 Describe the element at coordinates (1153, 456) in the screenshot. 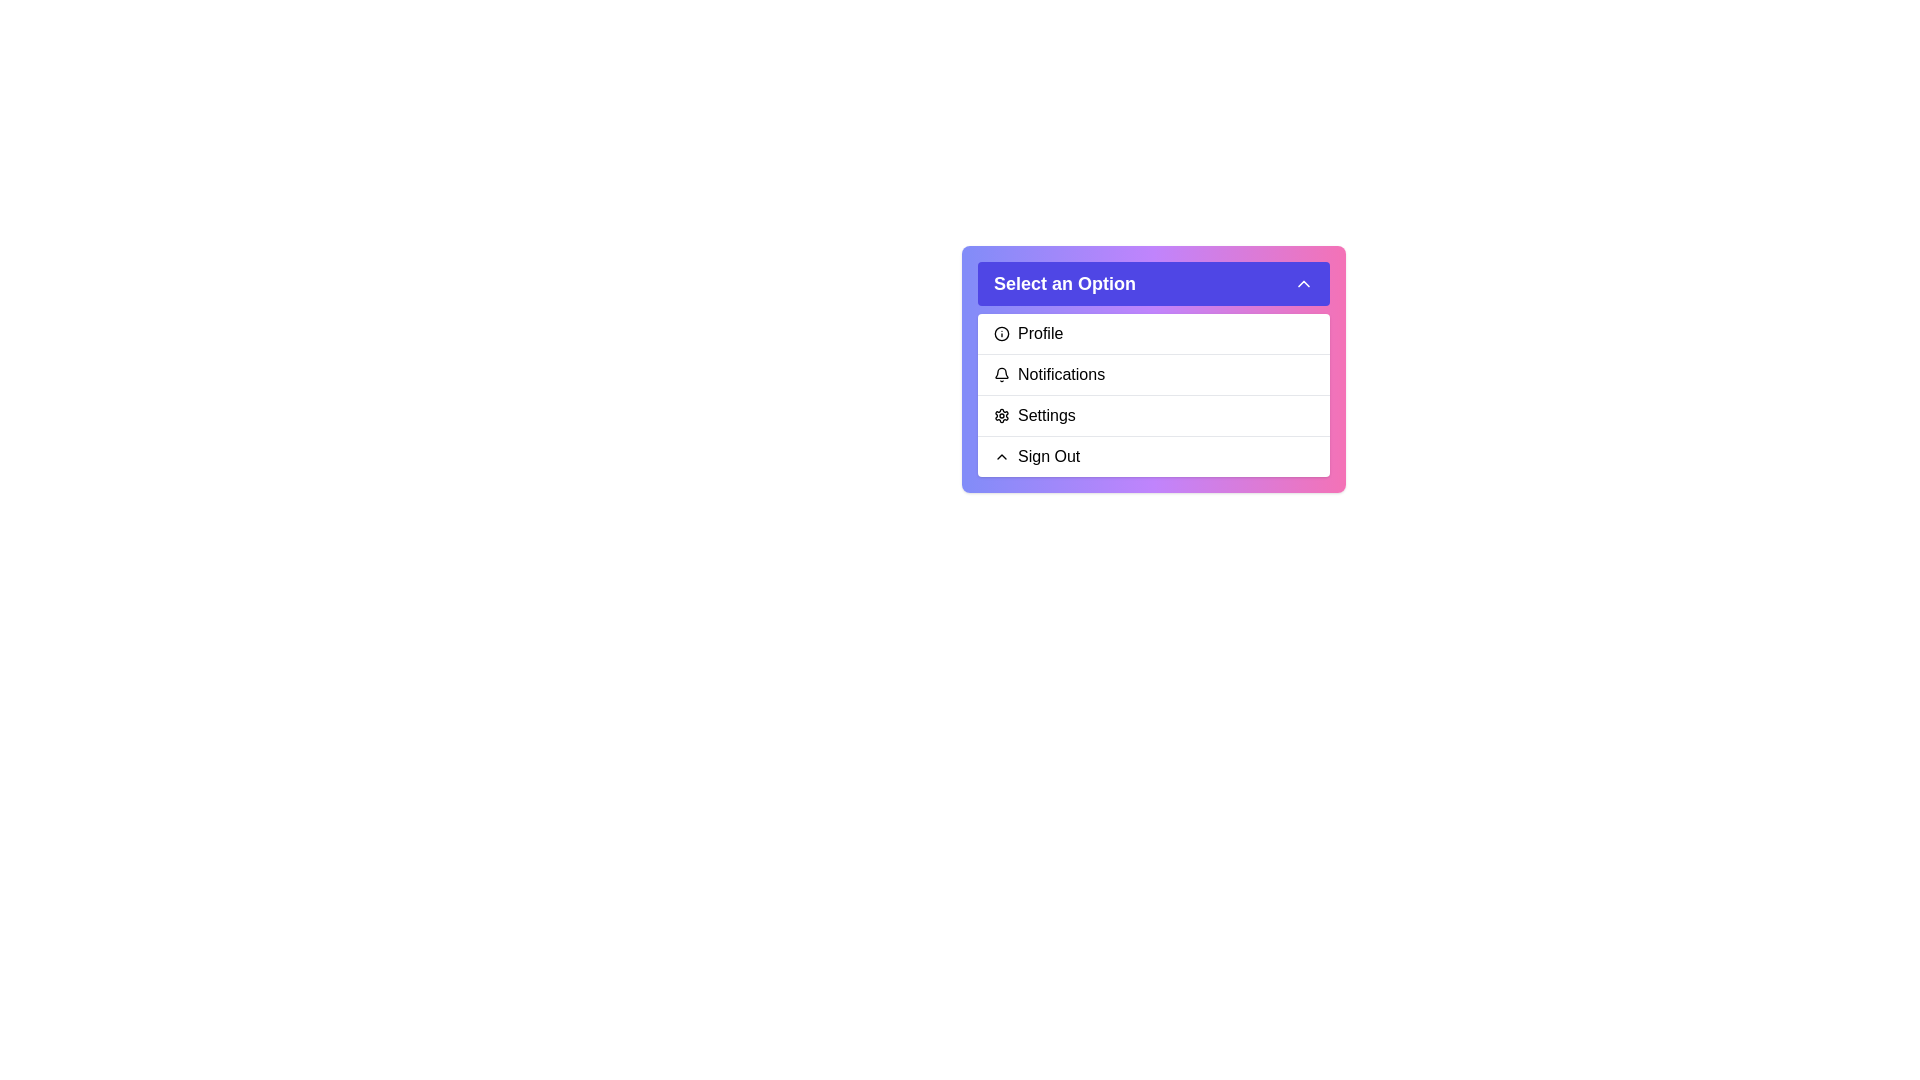

I see `the Sign Out from the dropdown menu` at that location.